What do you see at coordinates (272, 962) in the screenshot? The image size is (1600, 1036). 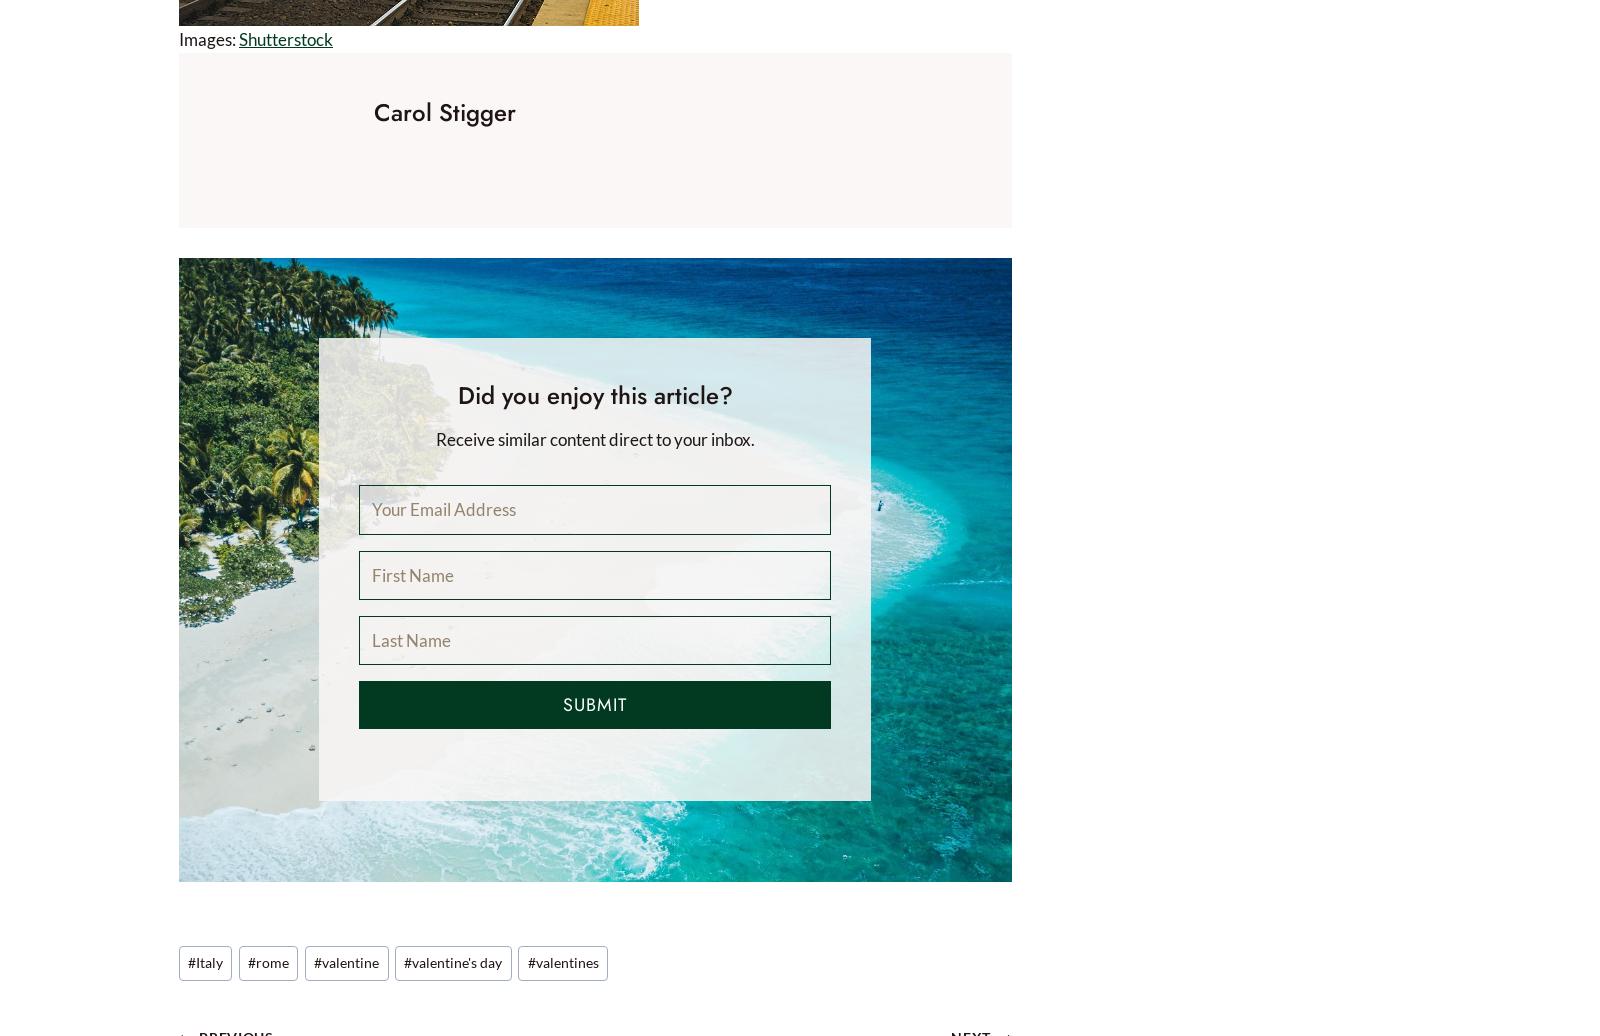 I see `'rome'` at bounding box center [272, 962].